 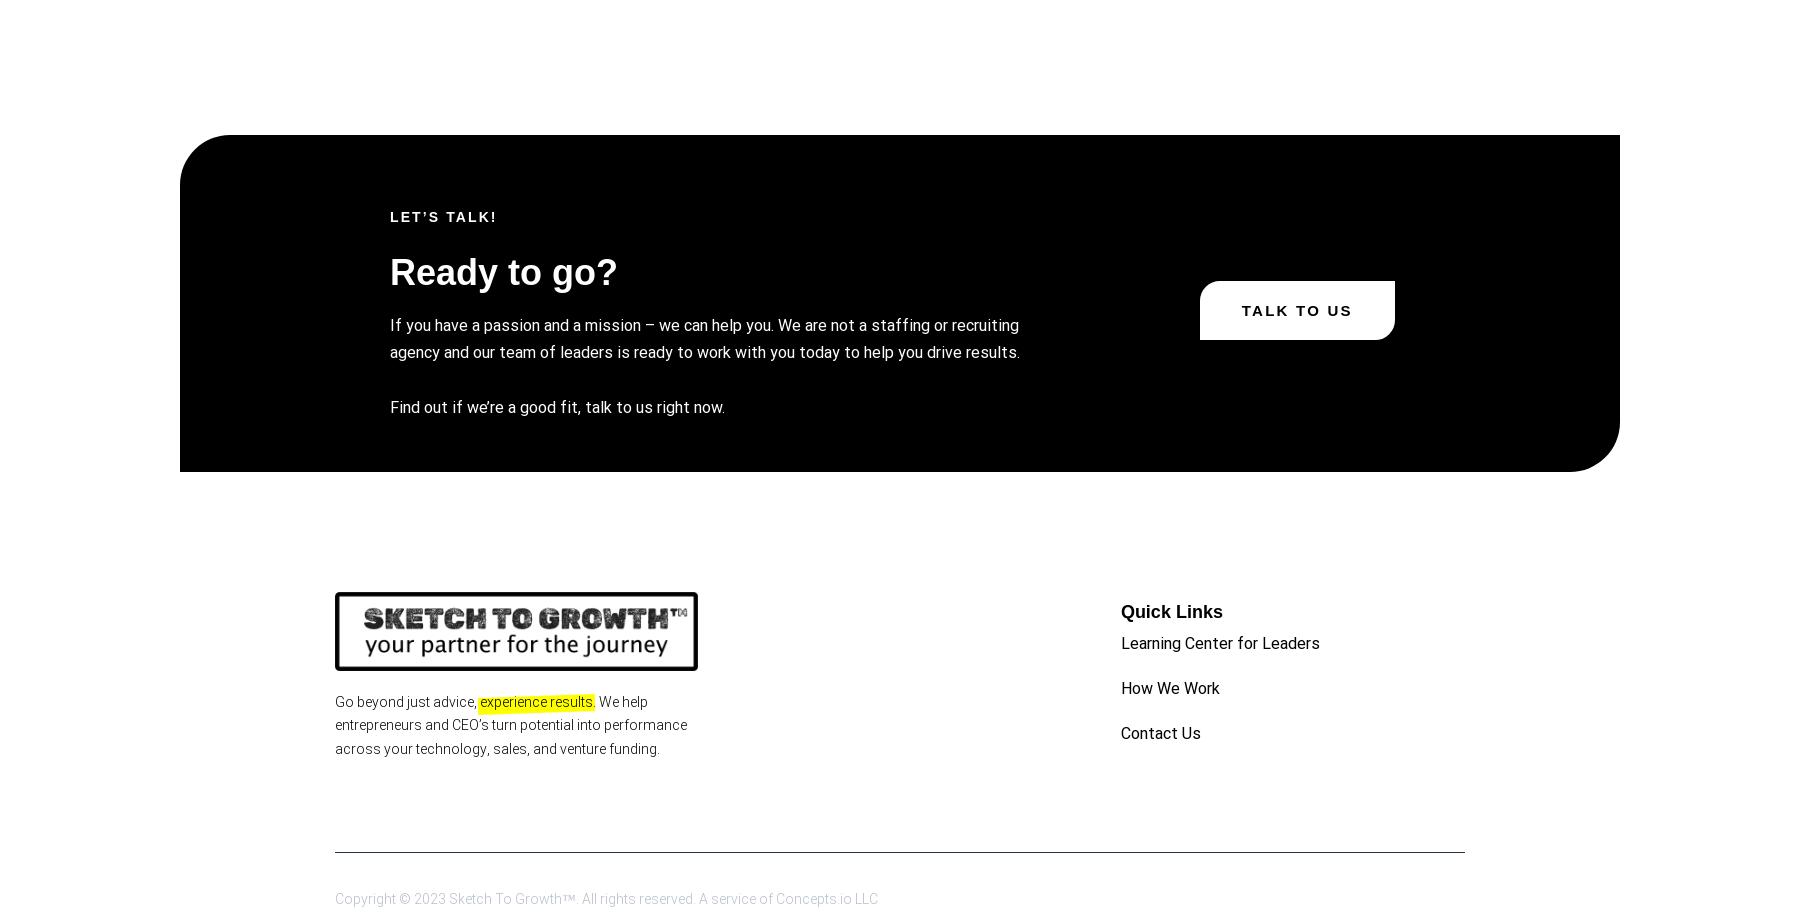 I want to click on 'Contact Us', so click(x=1158, y=733).